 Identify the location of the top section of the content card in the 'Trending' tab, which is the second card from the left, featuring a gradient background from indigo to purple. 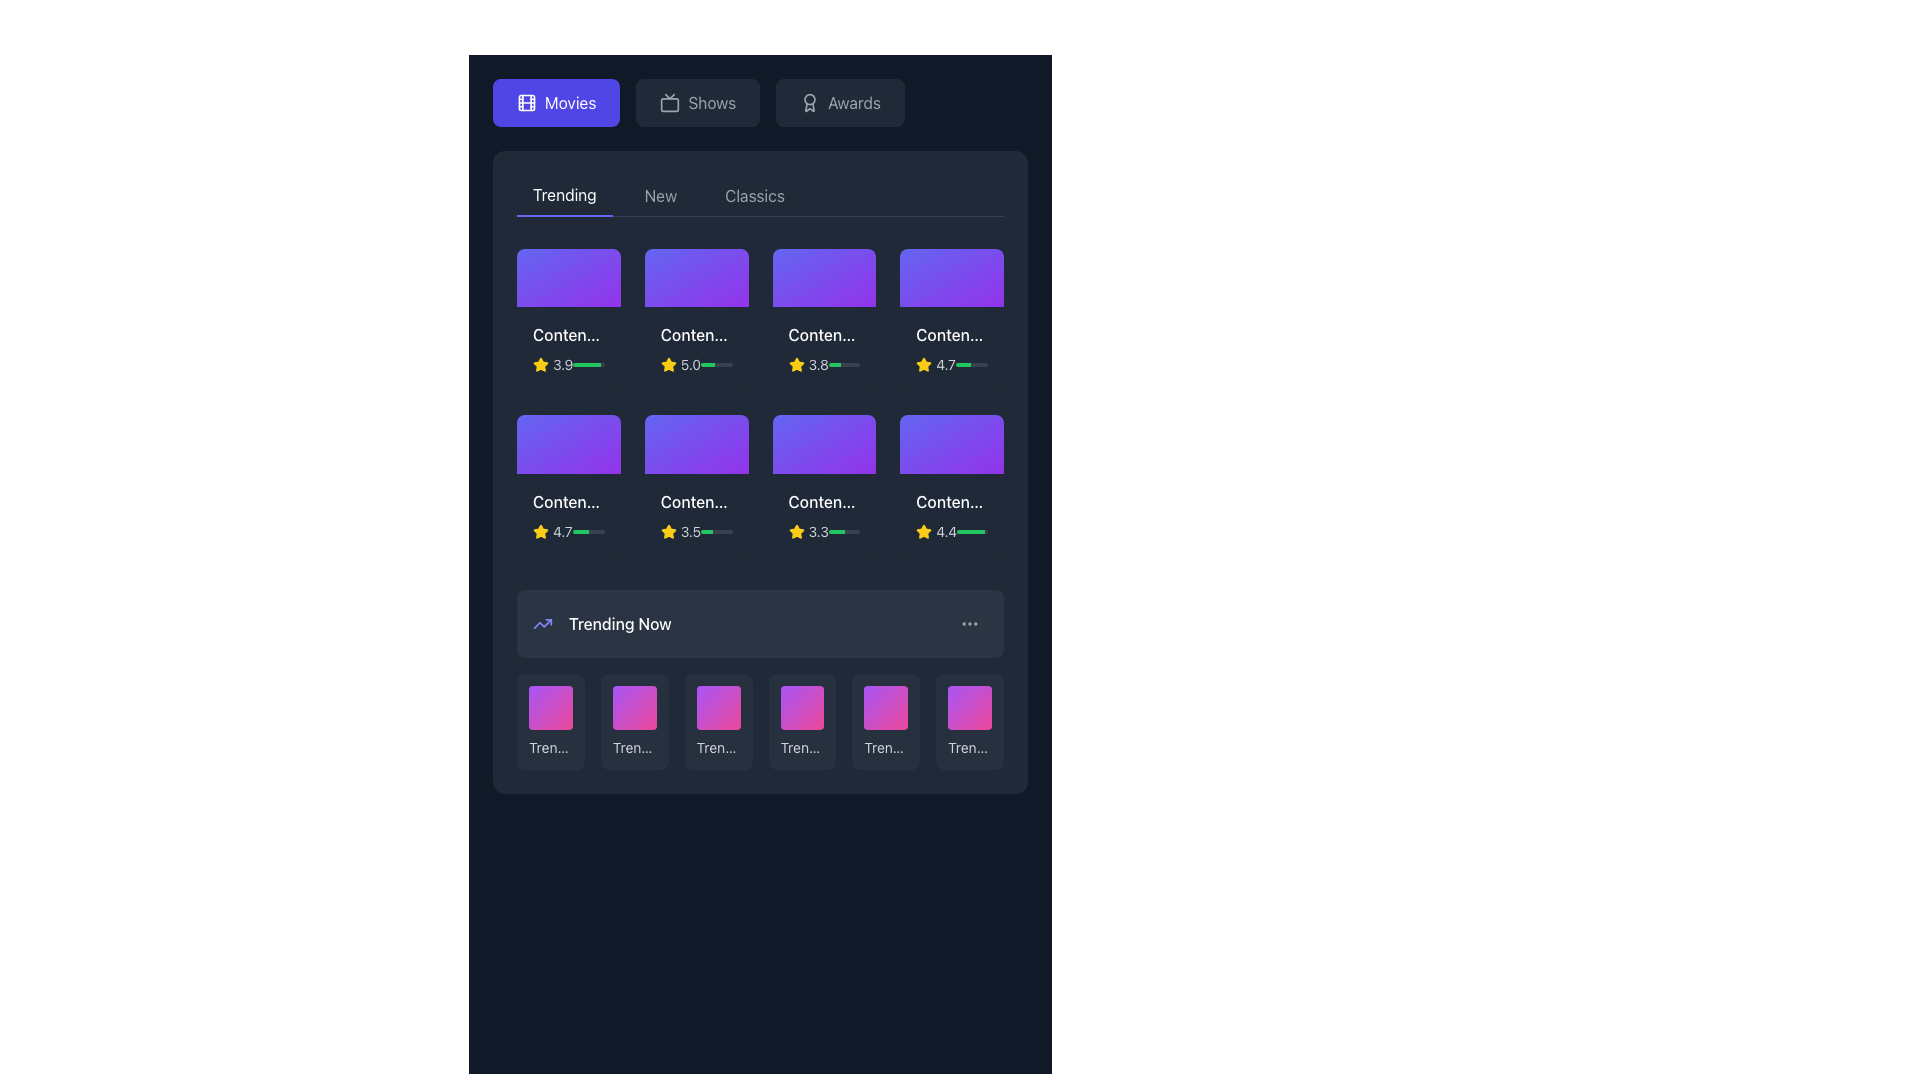
(696, 278).